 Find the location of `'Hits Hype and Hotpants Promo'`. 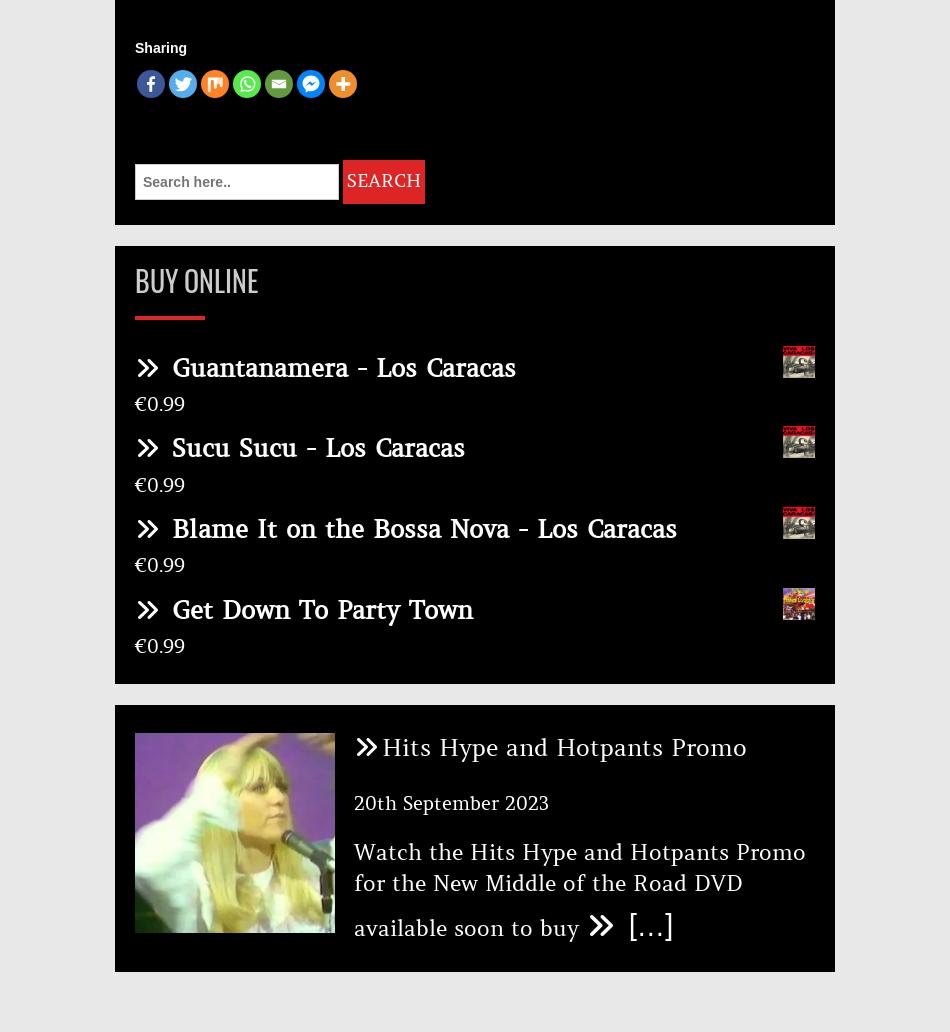

'Hits Hype and Hotpants Promo' is located at coordinates (380, 747).